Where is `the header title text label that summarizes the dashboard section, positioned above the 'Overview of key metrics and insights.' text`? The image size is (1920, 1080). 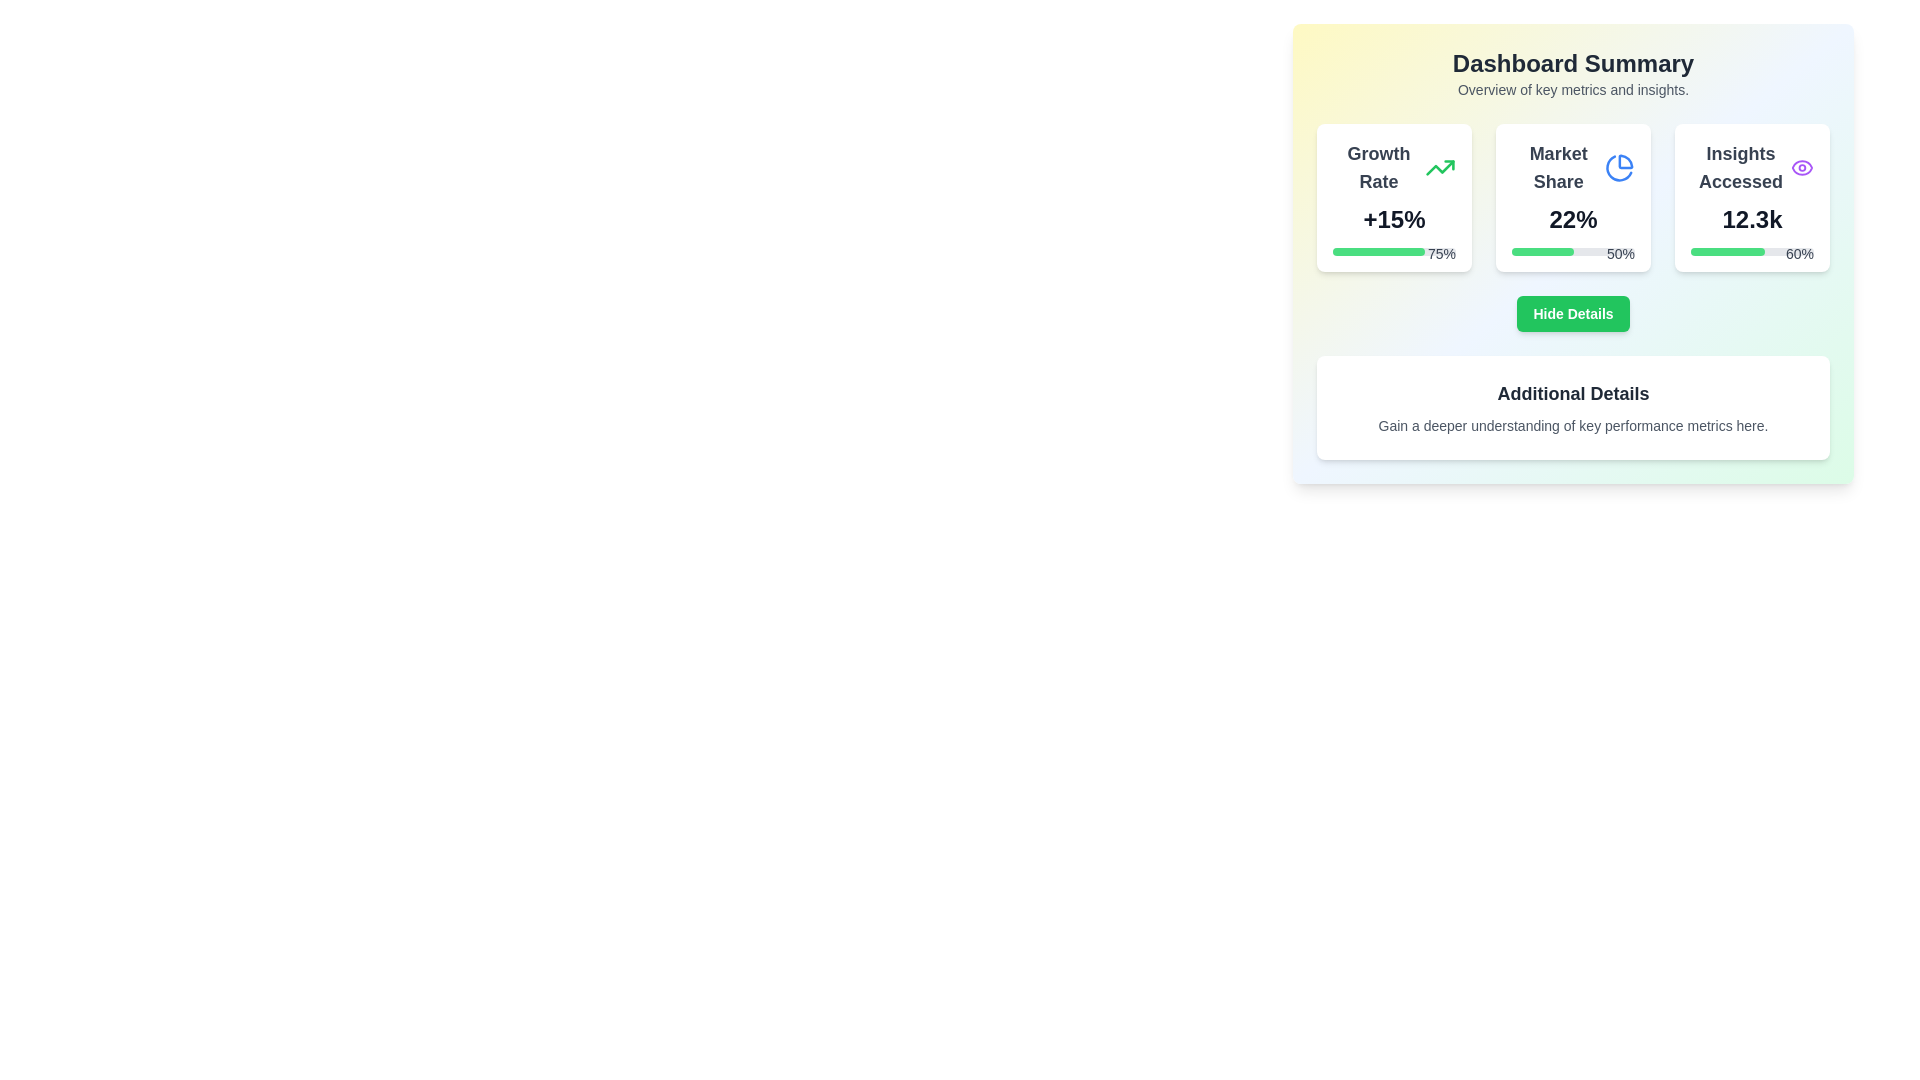
the header title text label that summarizes the dashboard section, positioned above the 'Overview of key metrics and insights.' text is located at coordinates (1572, 63).